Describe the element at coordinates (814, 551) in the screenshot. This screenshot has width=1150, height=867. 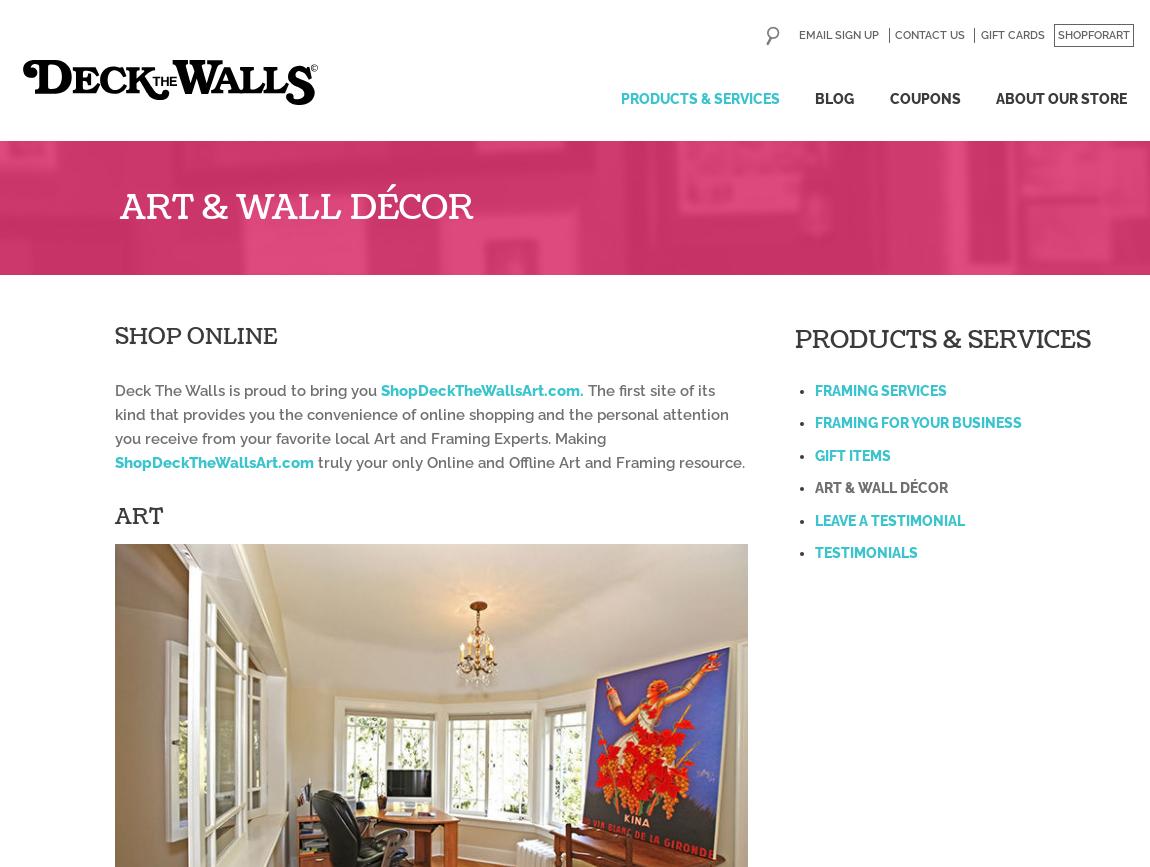
I see `'Testimonials'` at that location.